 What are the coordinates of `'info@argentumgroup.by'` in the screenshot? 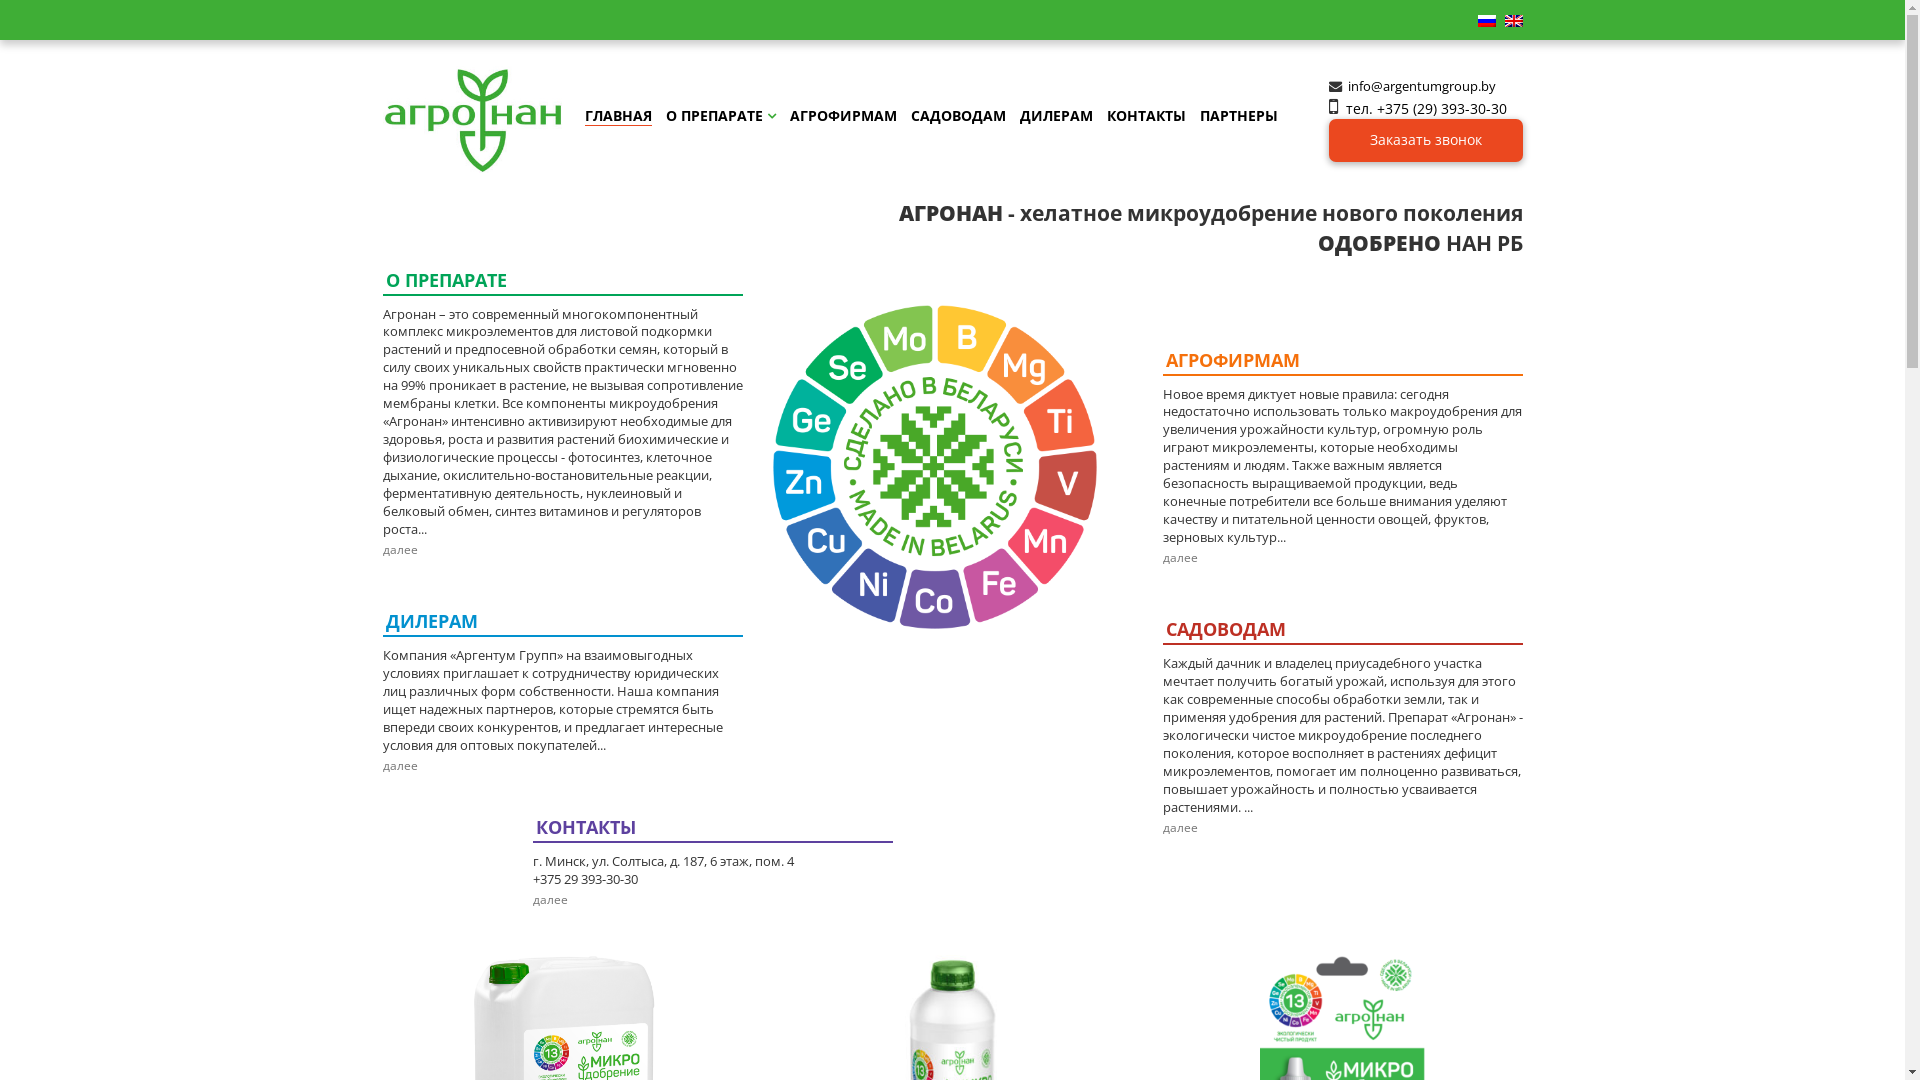 It's located at (1348, 84).